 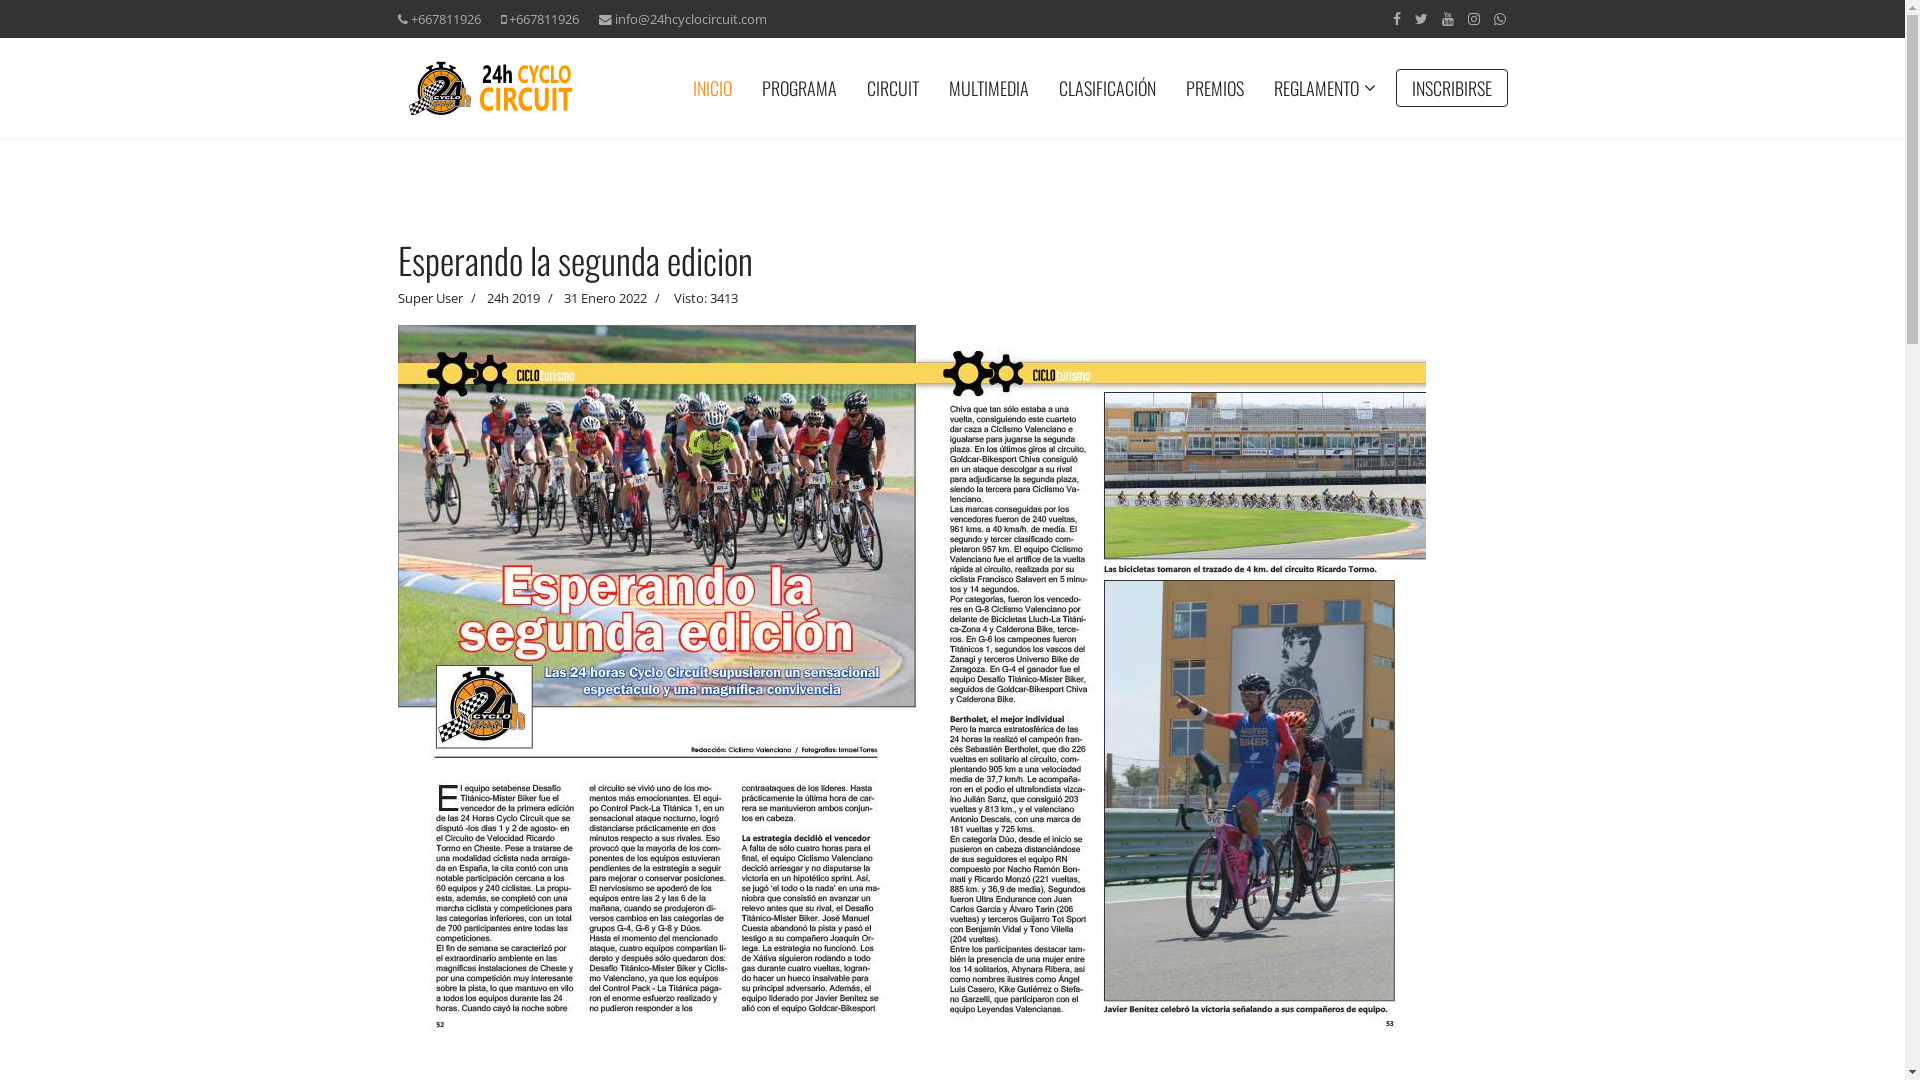 I want to click on '+667811926', so click(x=444, y=19).